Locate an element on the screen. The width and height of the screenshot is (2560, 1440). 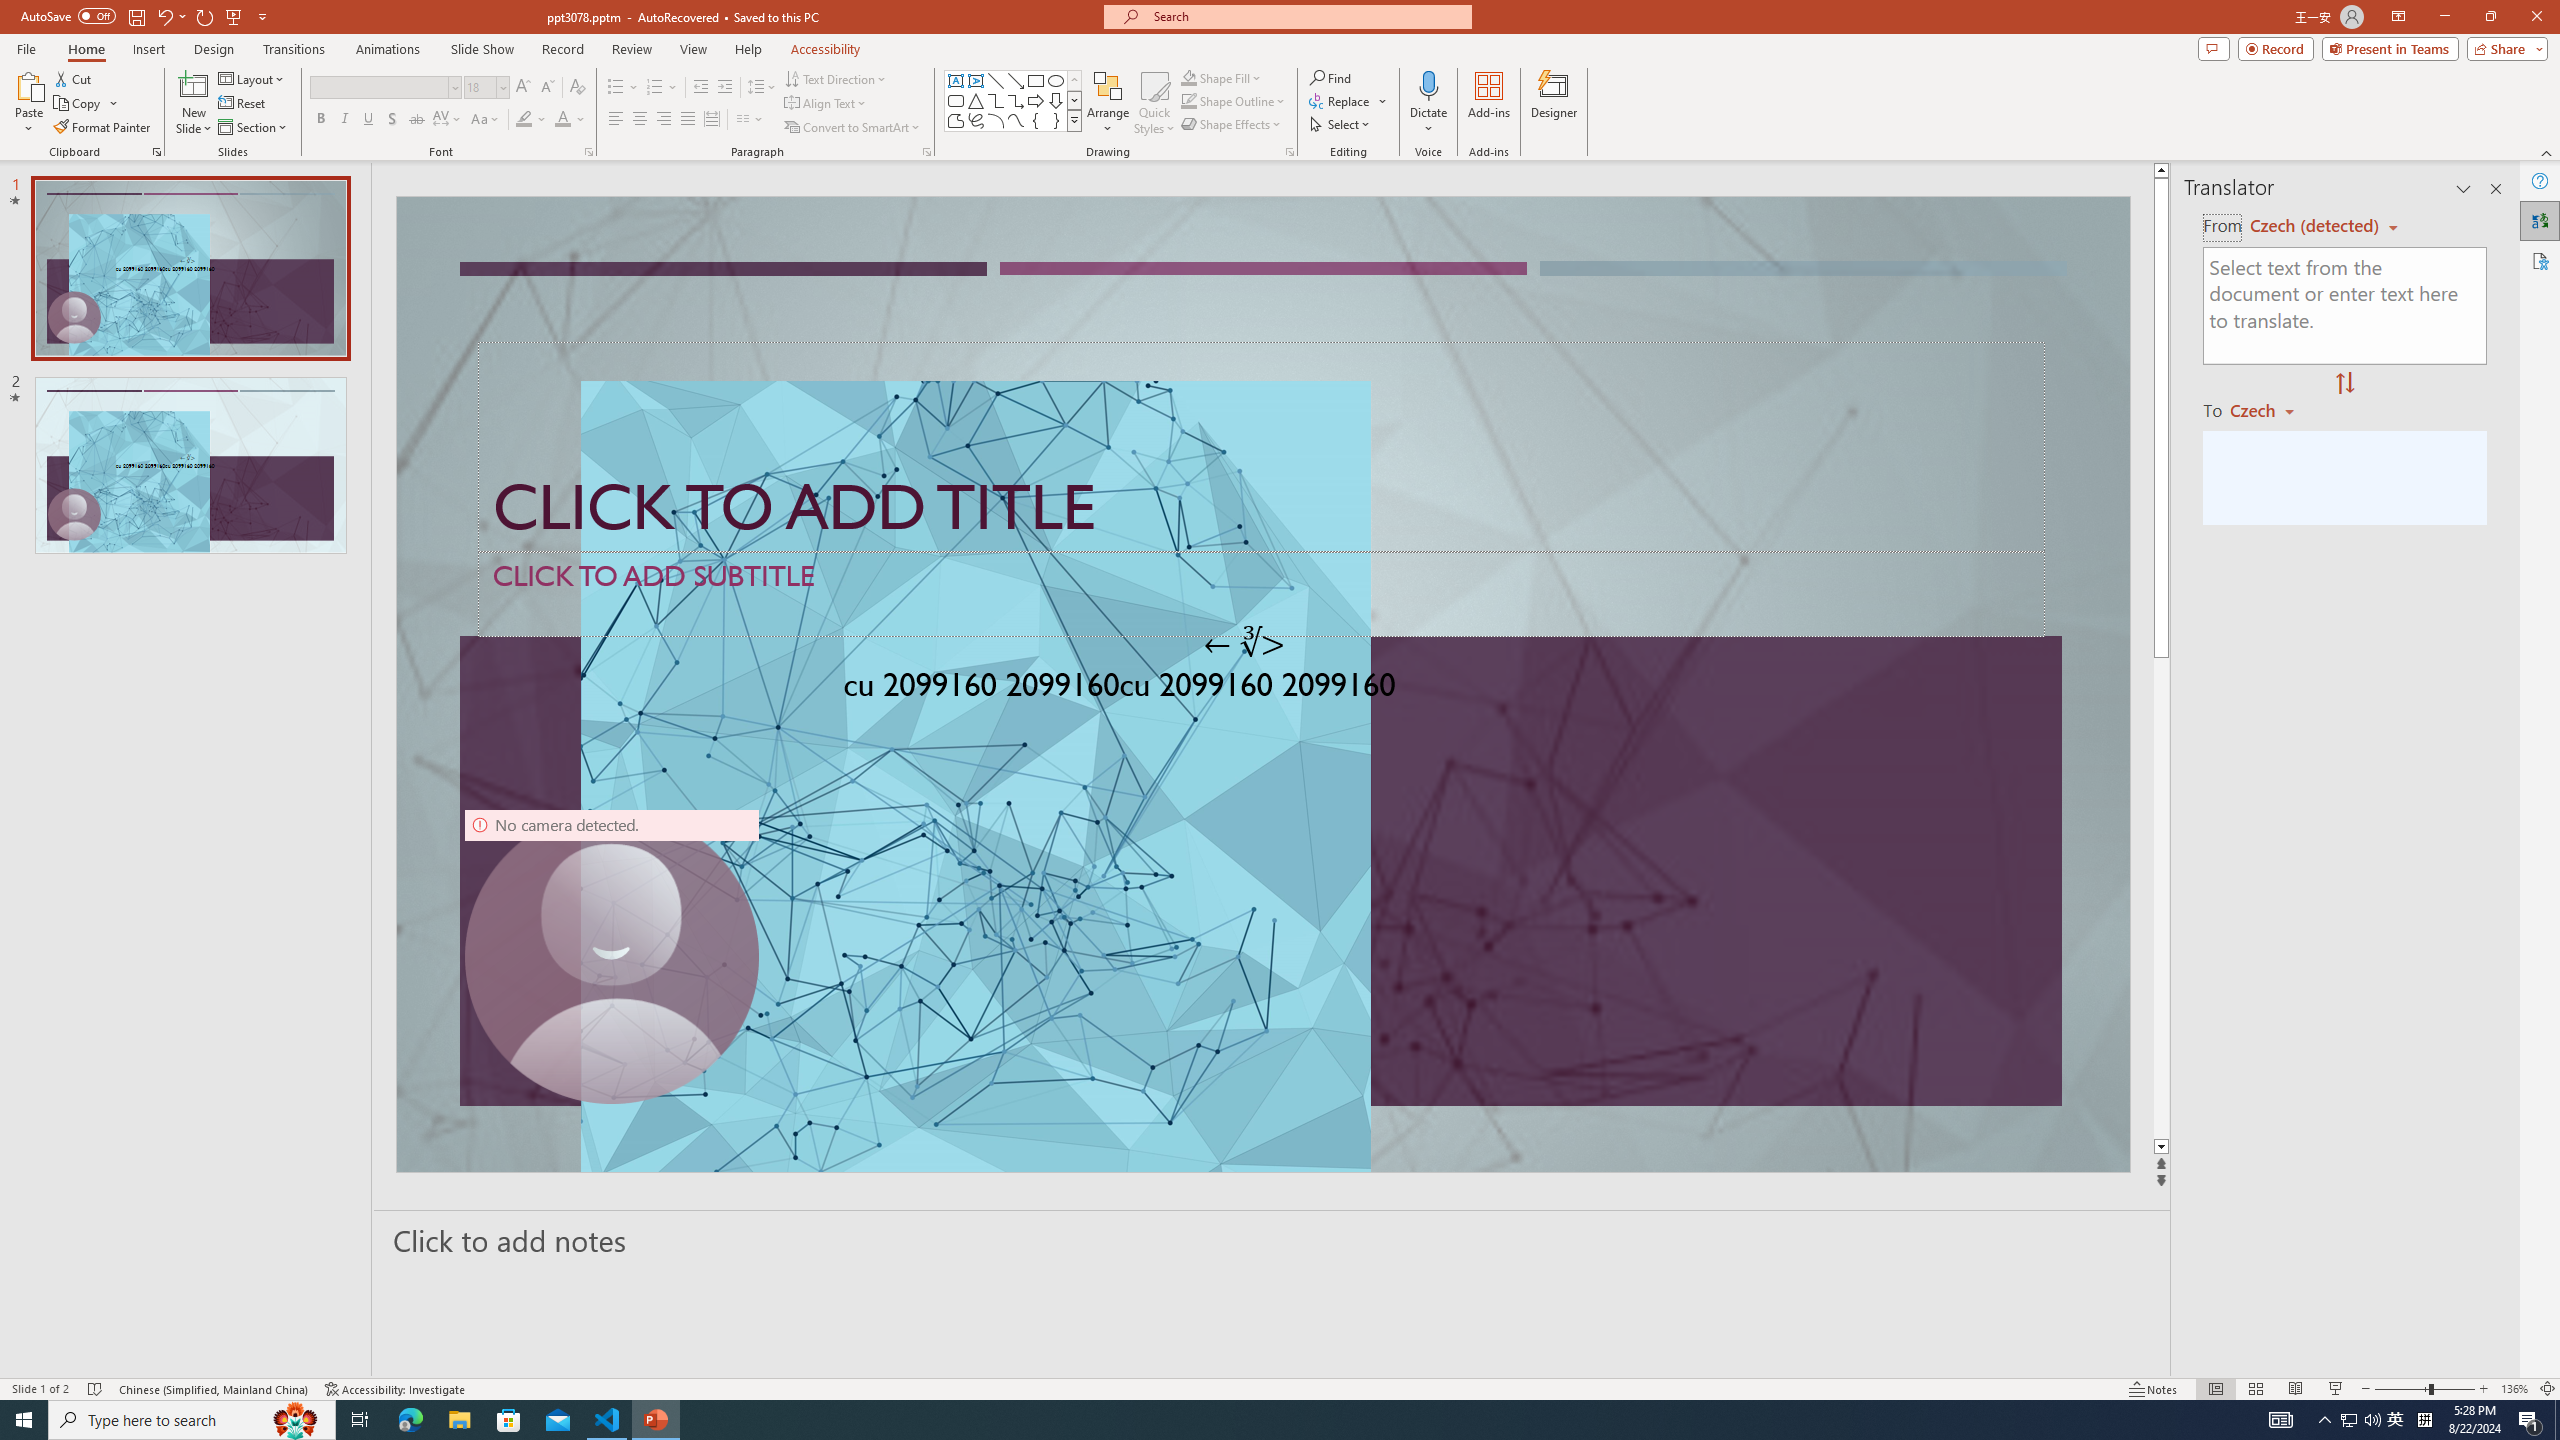
'Subtitle TextBox' is located at coordinates (1261, 593).